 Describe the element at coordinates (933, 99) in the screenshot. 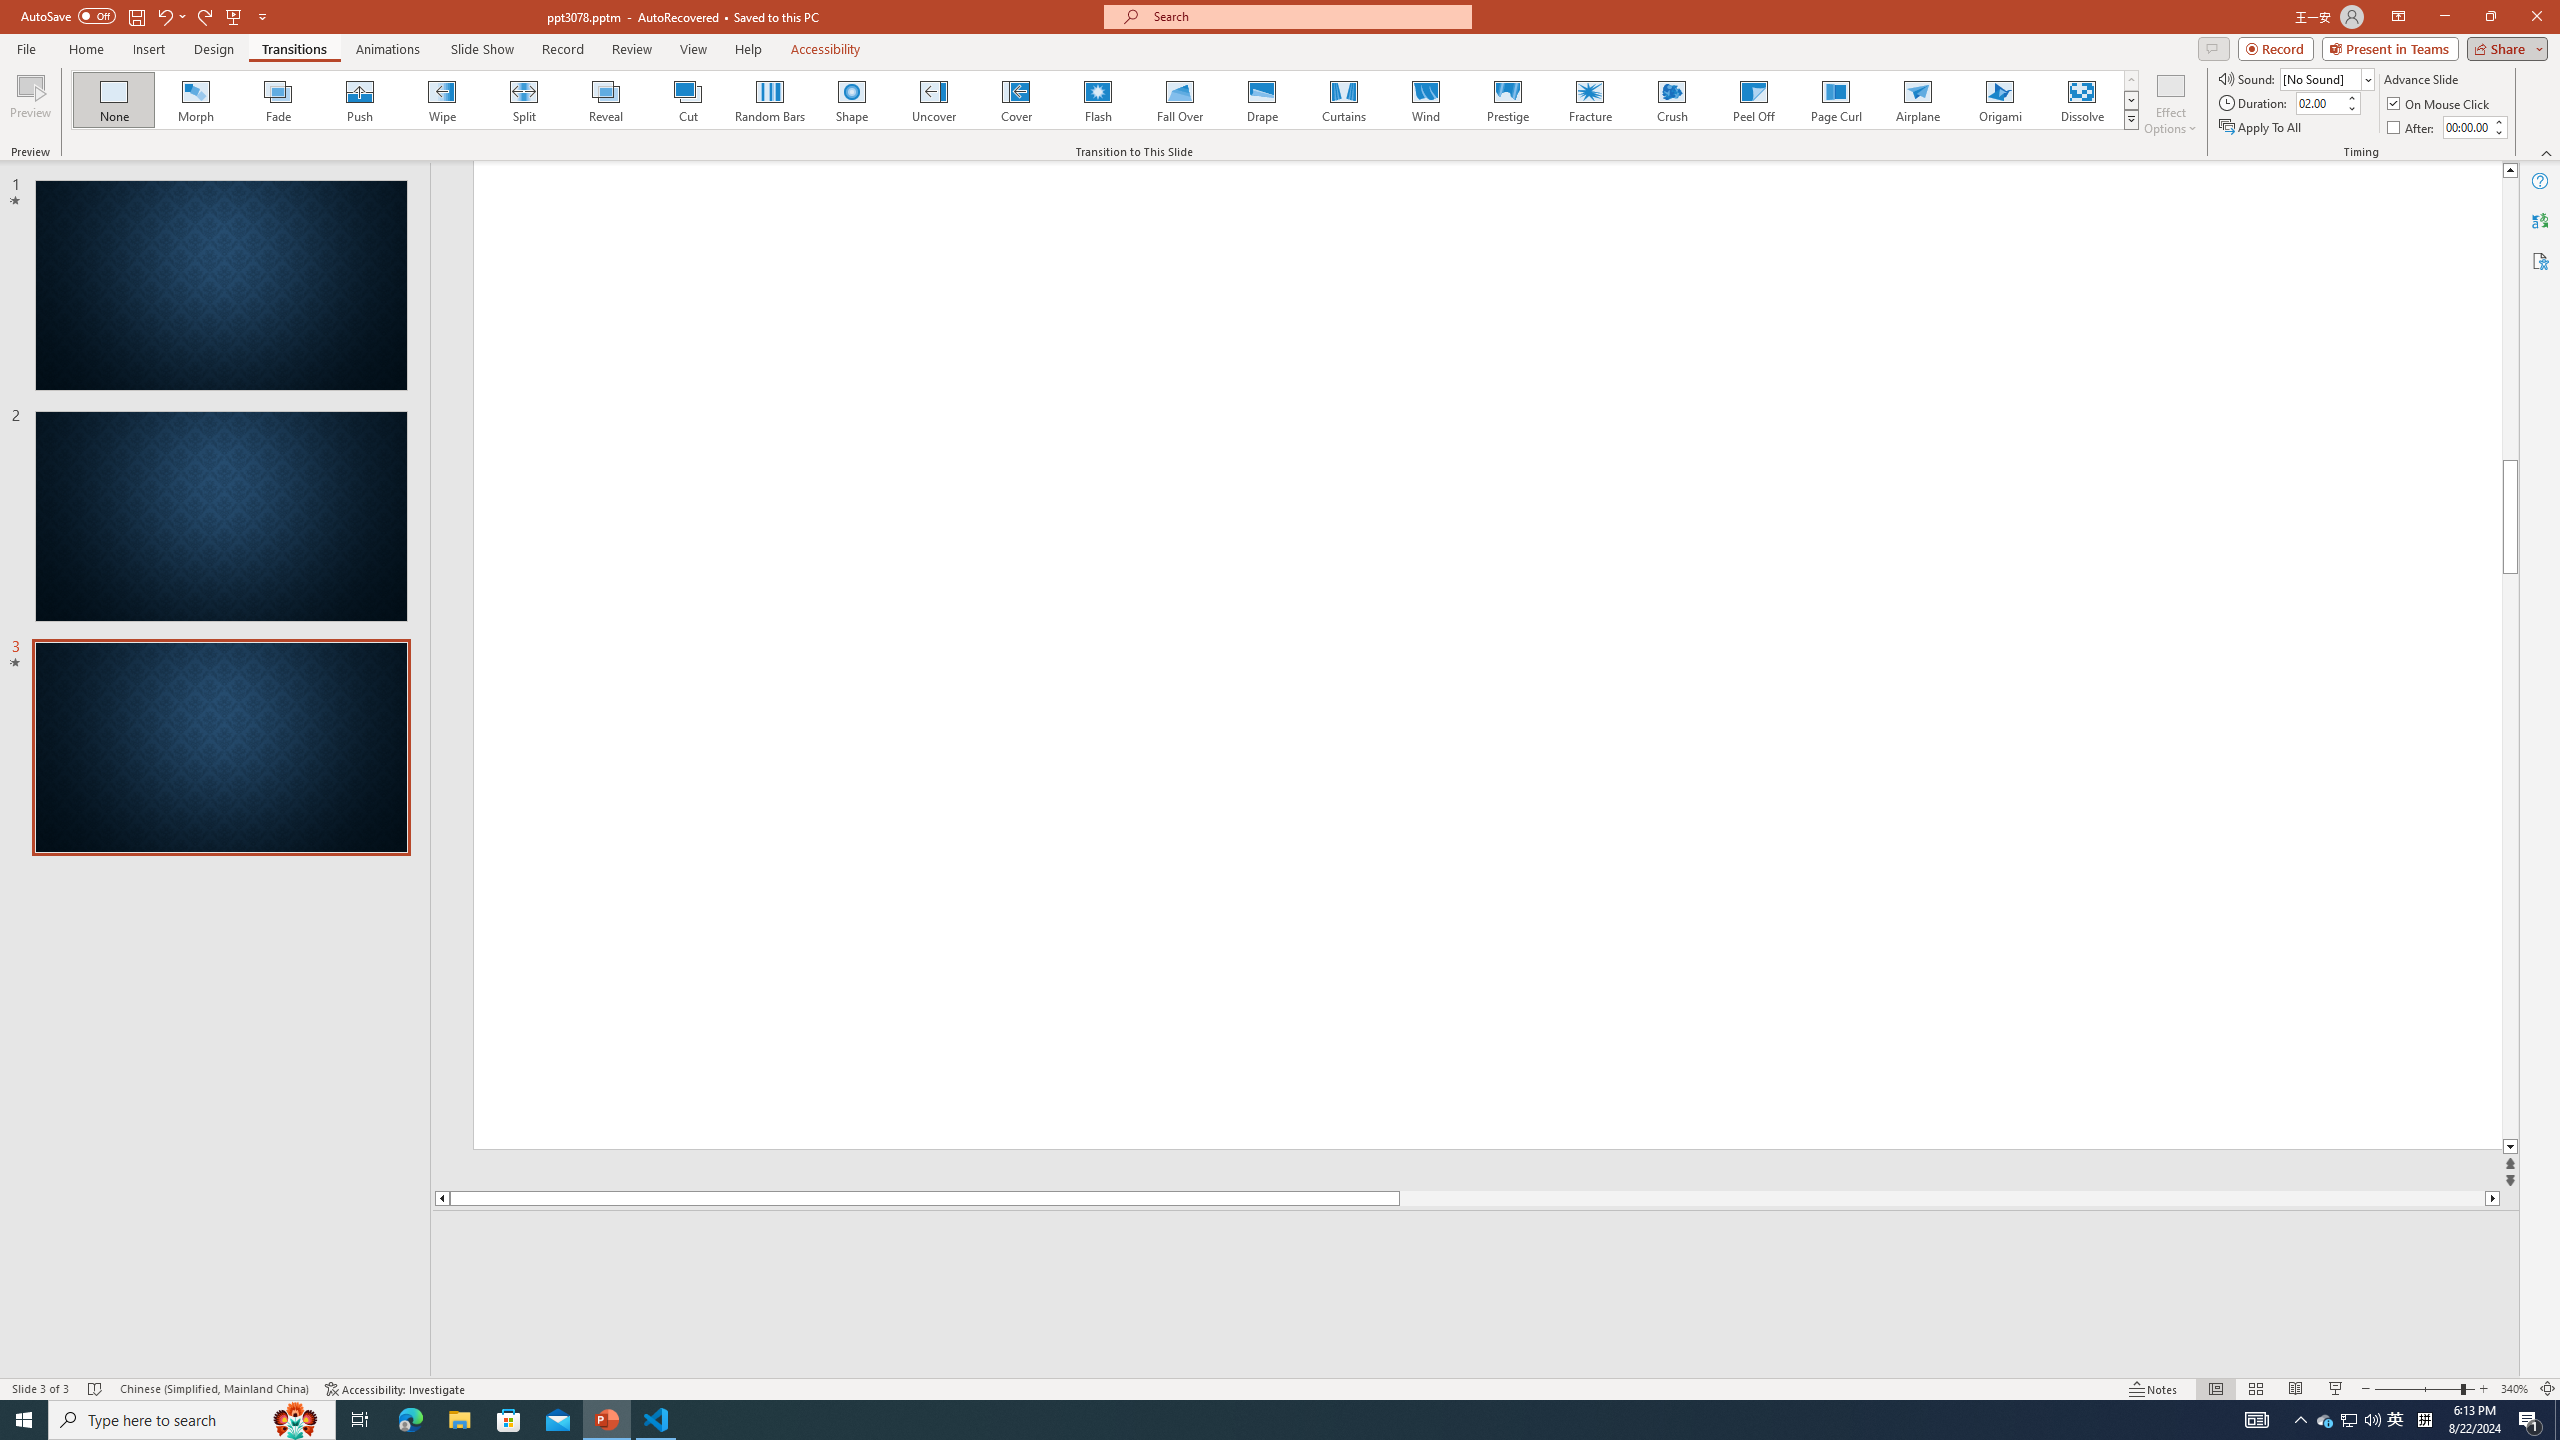

I see `'Uncover'` at that location.